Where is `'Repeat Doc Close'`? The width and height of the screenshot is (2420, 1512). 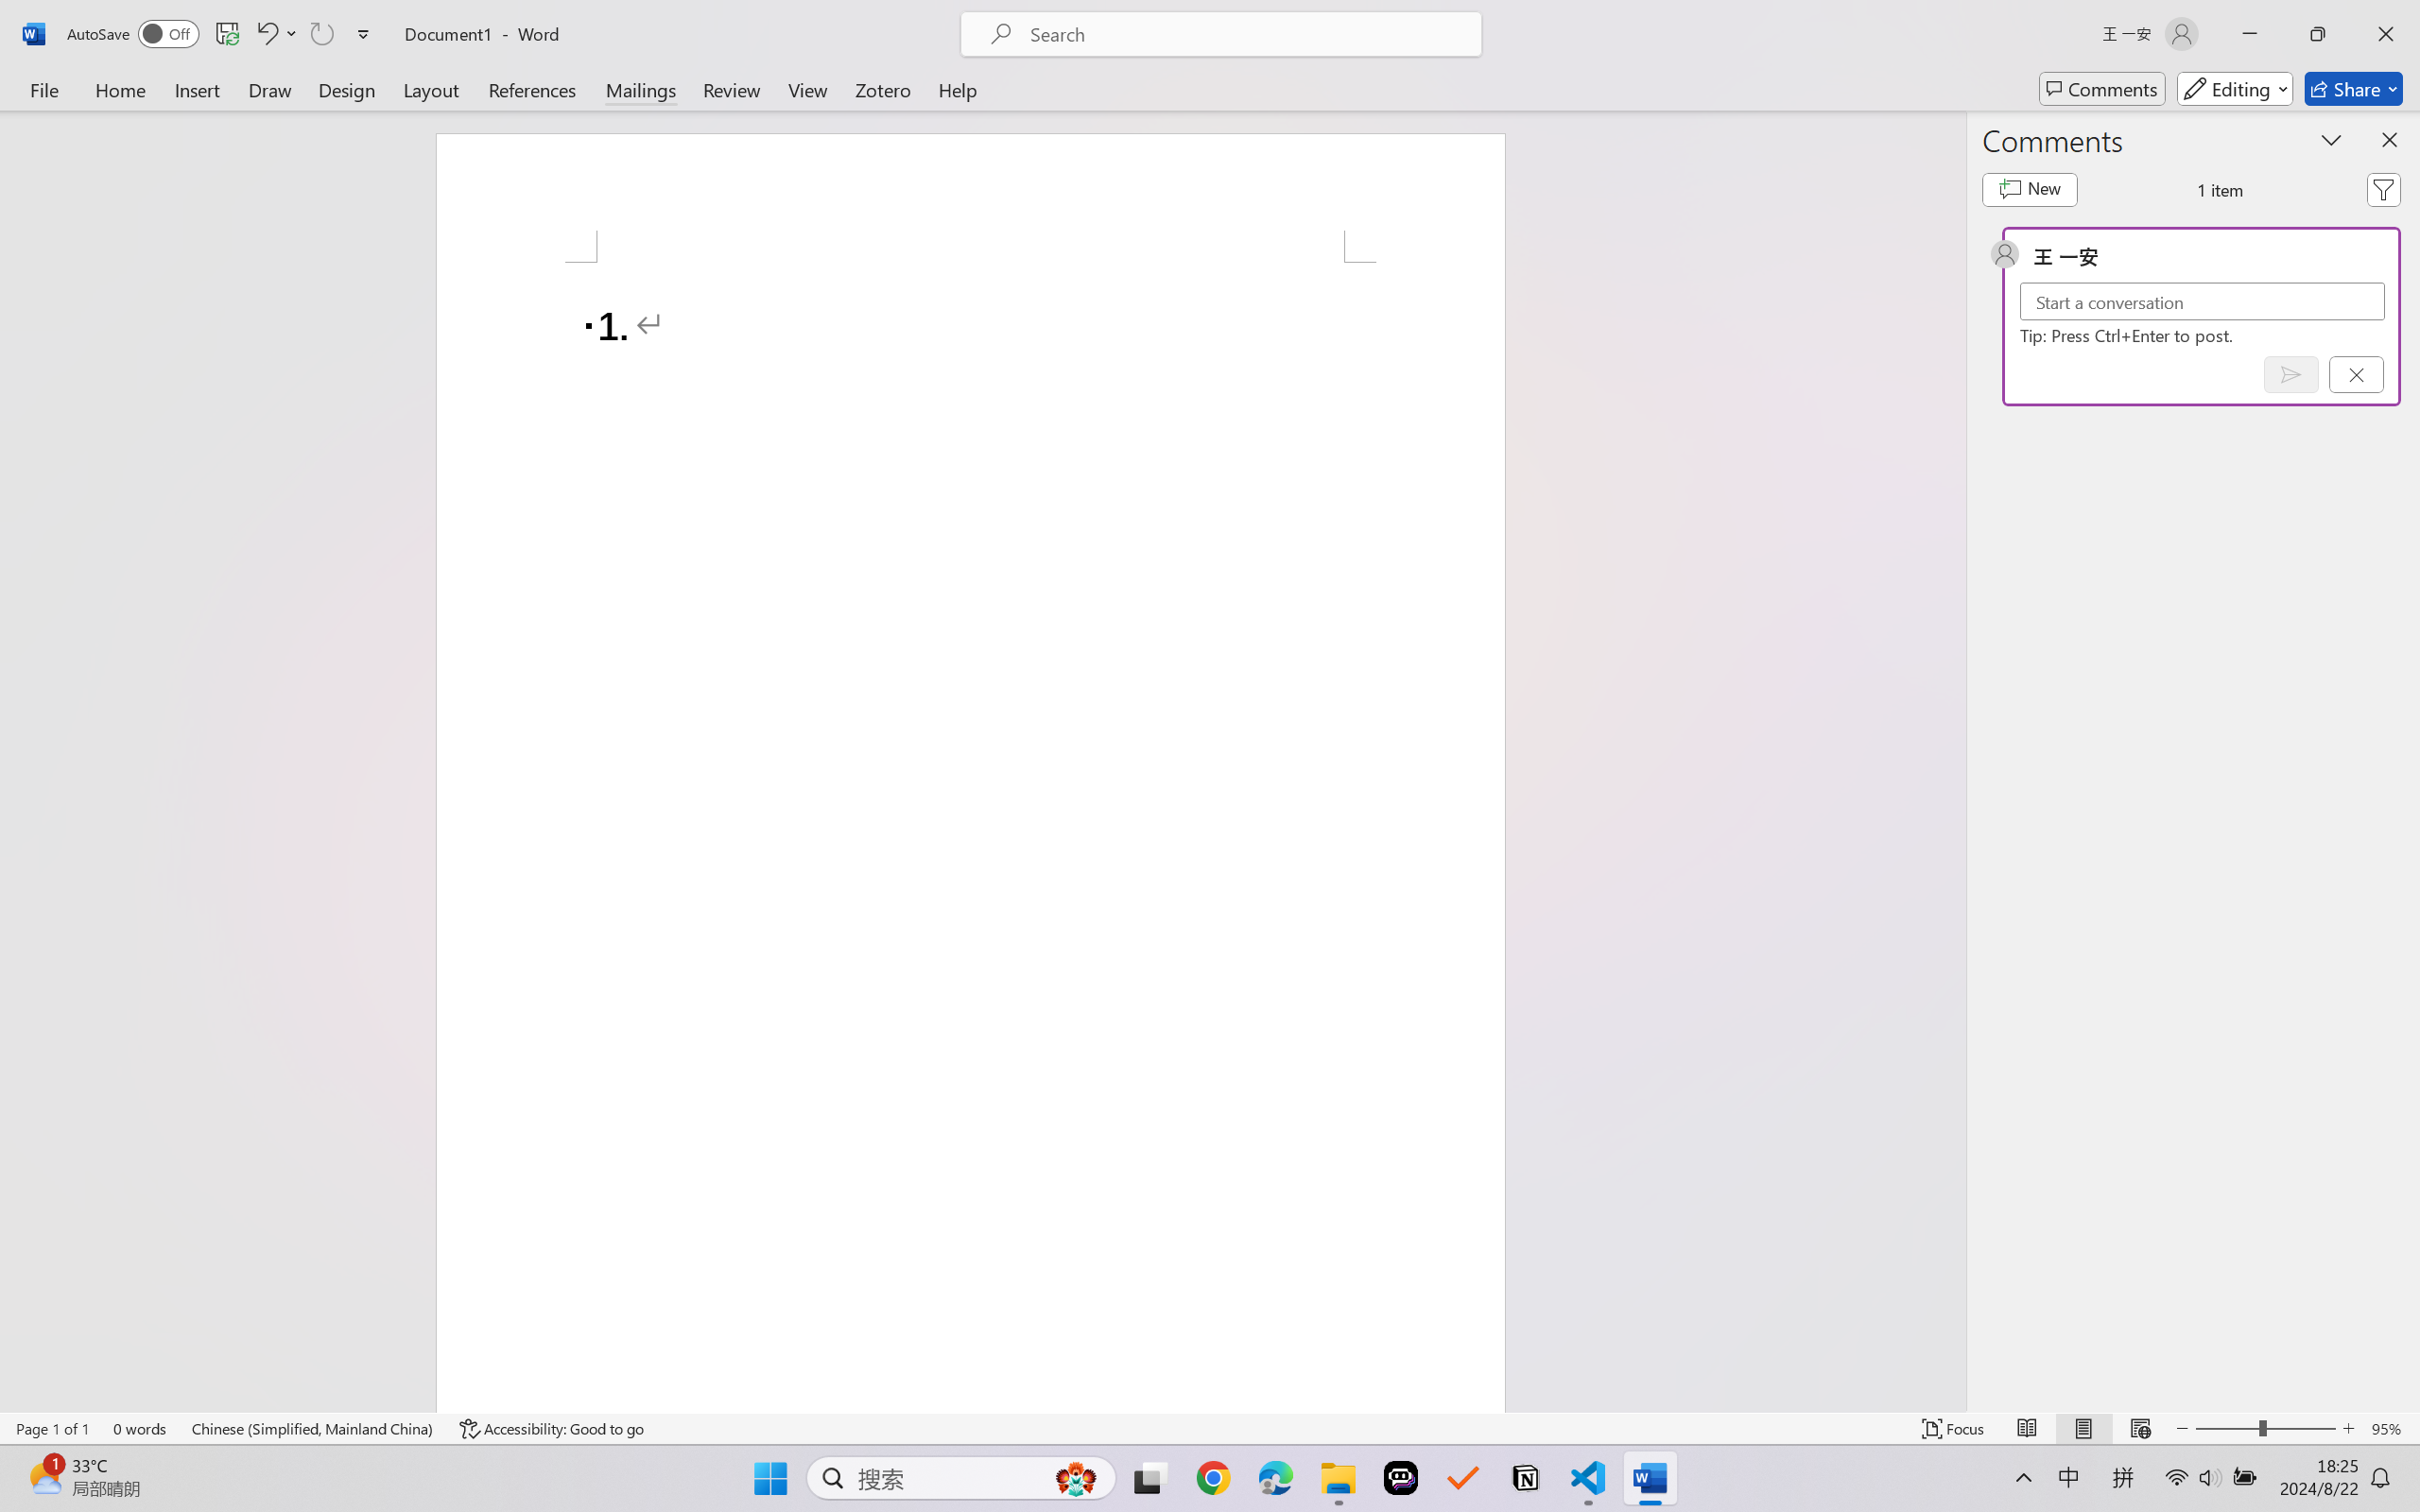
'Repeat Doc Close' is located at coordinates (320, 33).